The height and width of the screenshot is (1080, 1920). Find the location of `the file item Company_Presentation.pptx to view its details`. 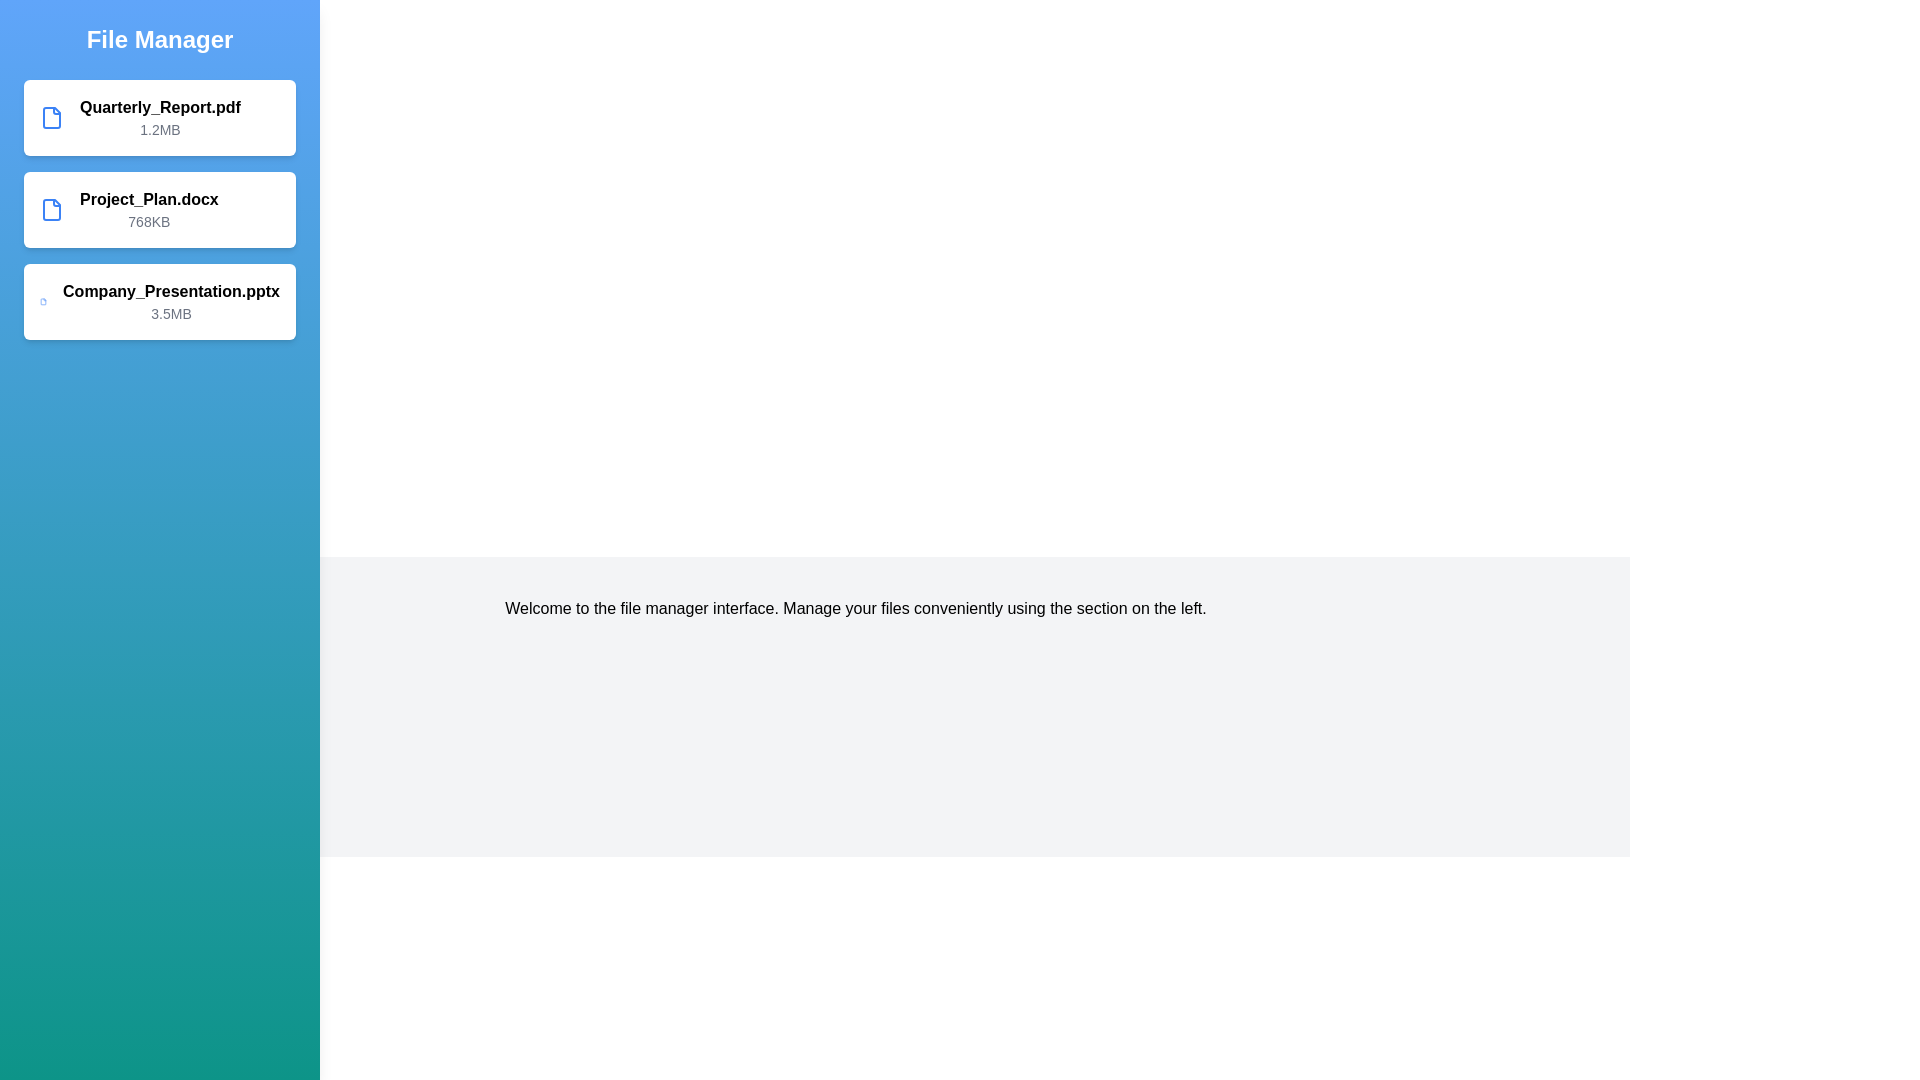

the file item Company_Presentation.pptx to view its details is located at coordinates (158, 301).